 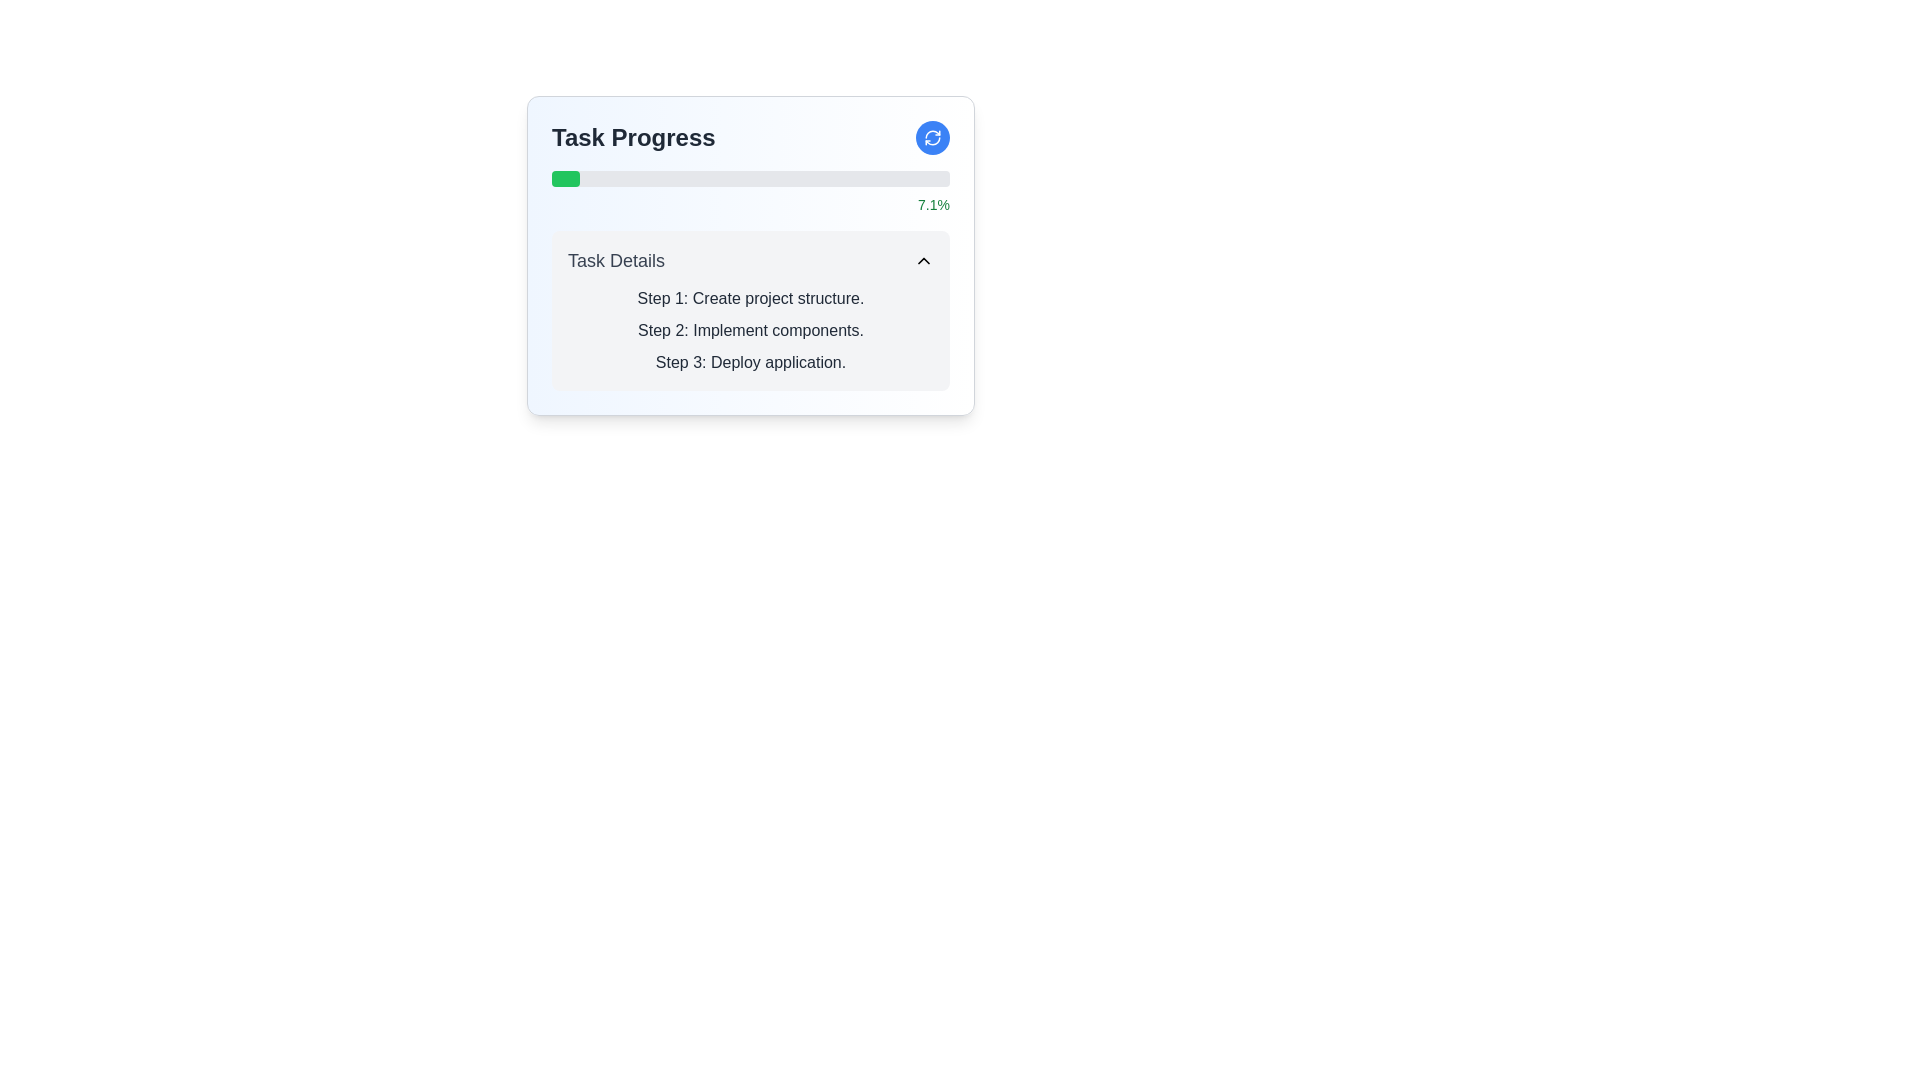 I want to click on the informational text block that lists steps in the process, positioned centrally below the 'Task Details' title, so click(x=749, y=330).